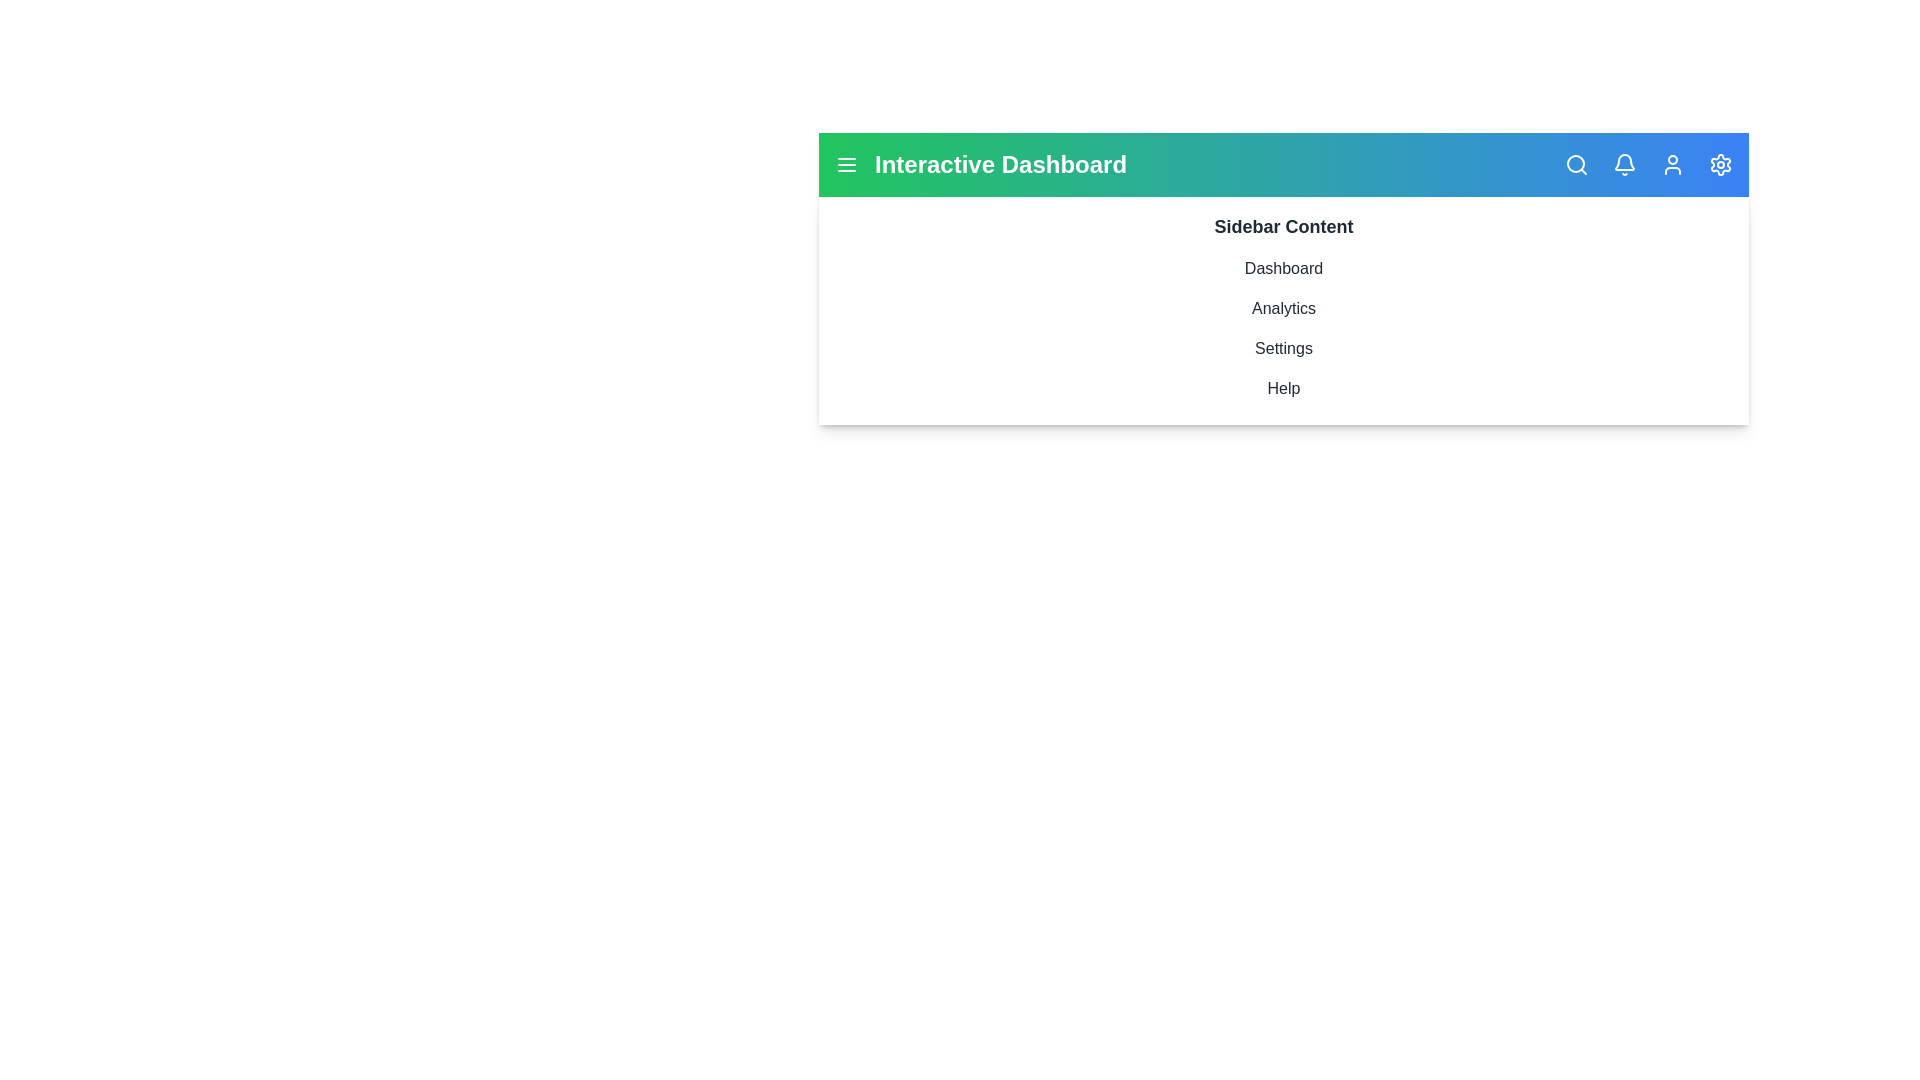 The width and height of the screenshot is (1920, 1080). Describe the element at coordinates (1283, 389) in the screenshot. I see `the sidebar item Help by clicking on it` at that location.